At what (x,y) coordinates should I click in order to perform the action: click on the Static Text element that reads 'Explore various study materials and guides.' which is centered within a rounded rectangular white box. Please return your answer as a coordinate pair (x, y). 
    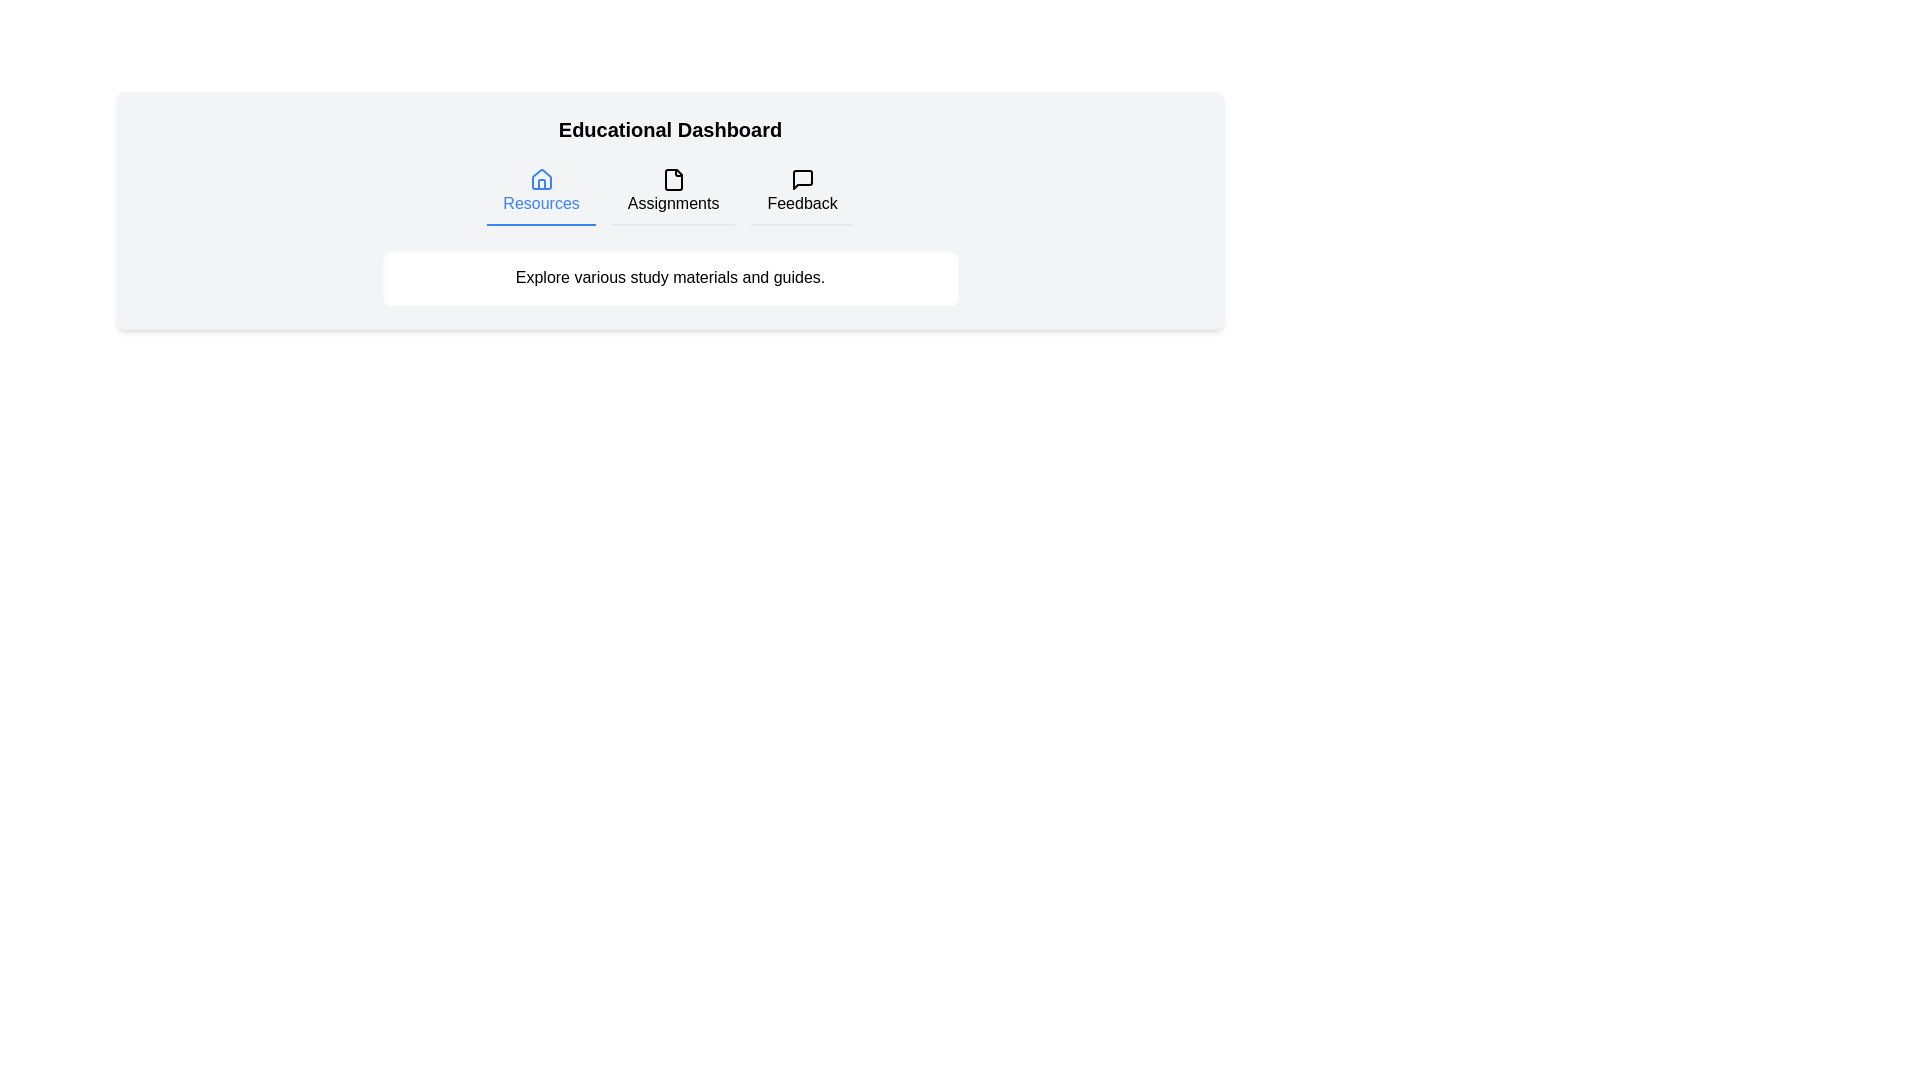
    Looking at the image, I should click on (670, 277).